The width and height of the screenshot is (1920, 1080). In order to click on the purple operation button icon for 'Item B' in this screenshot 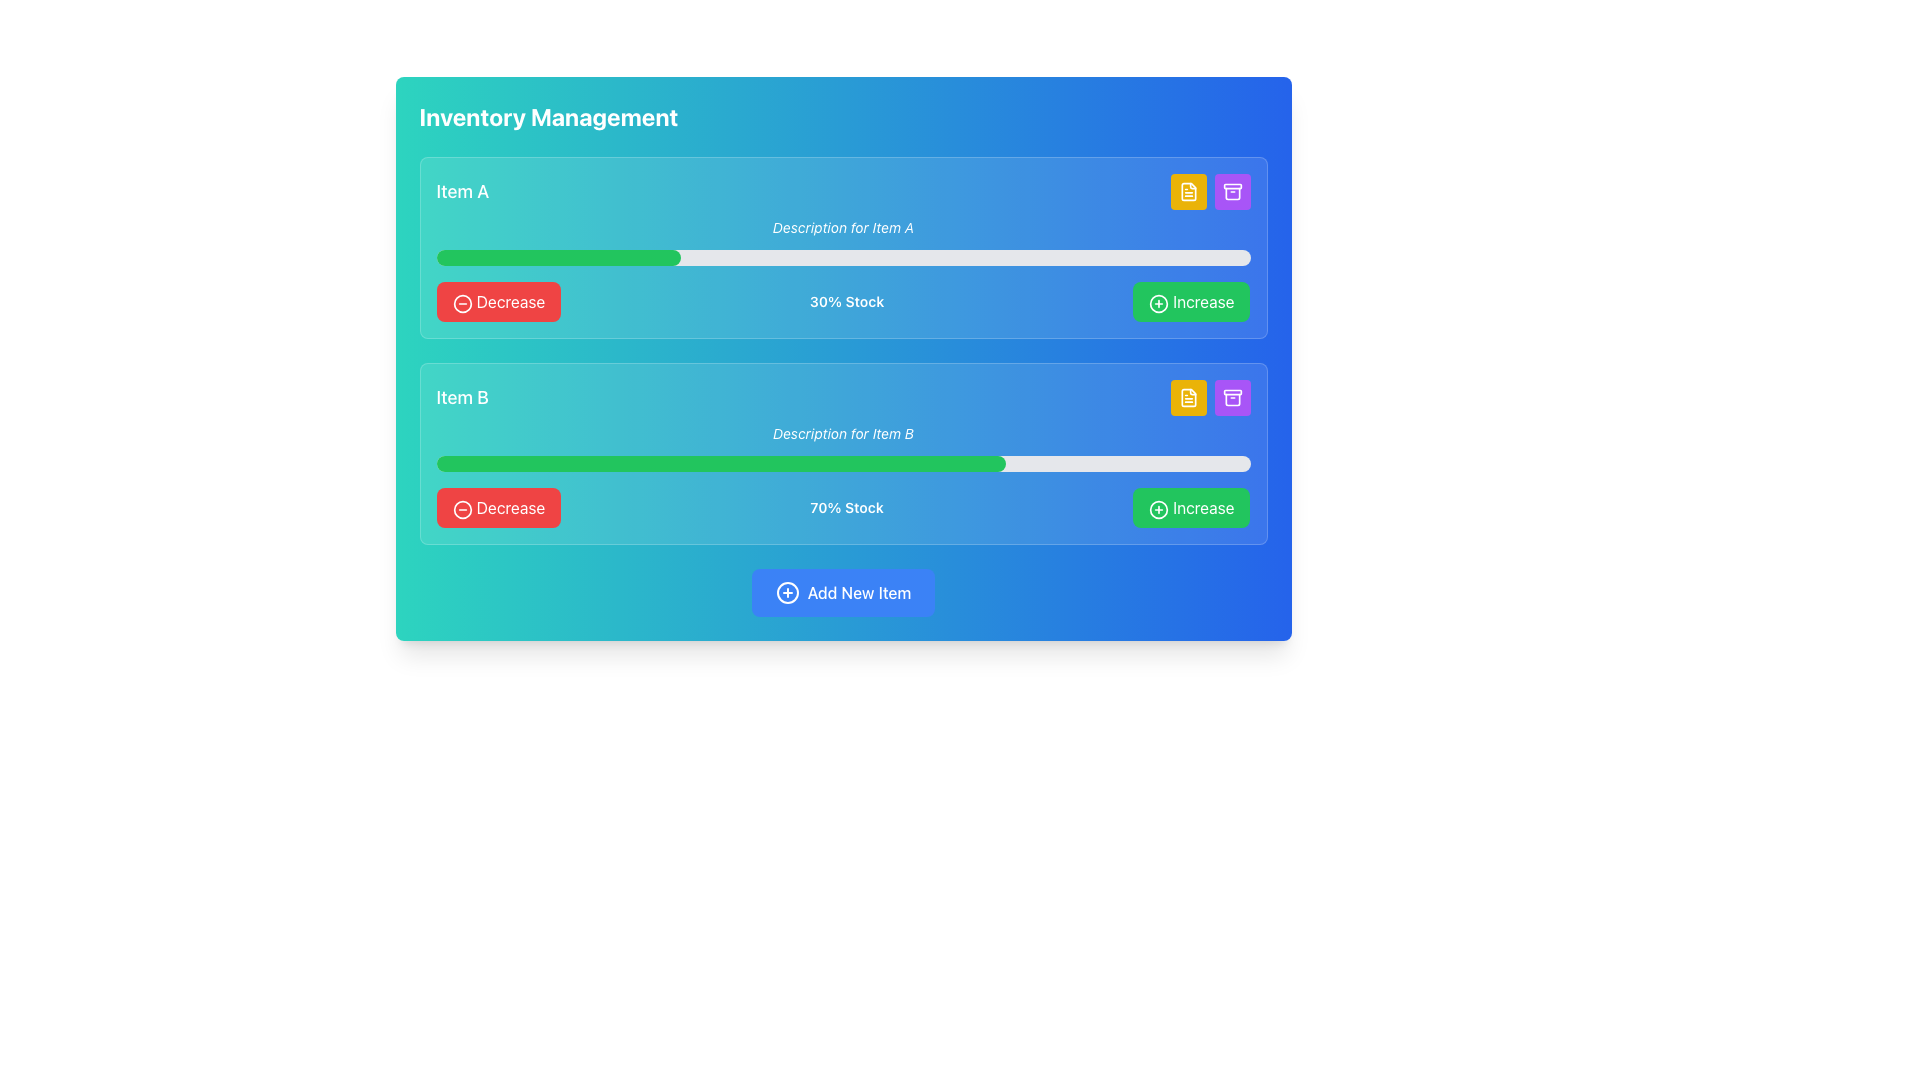, I will do `click(1231, 397)`.